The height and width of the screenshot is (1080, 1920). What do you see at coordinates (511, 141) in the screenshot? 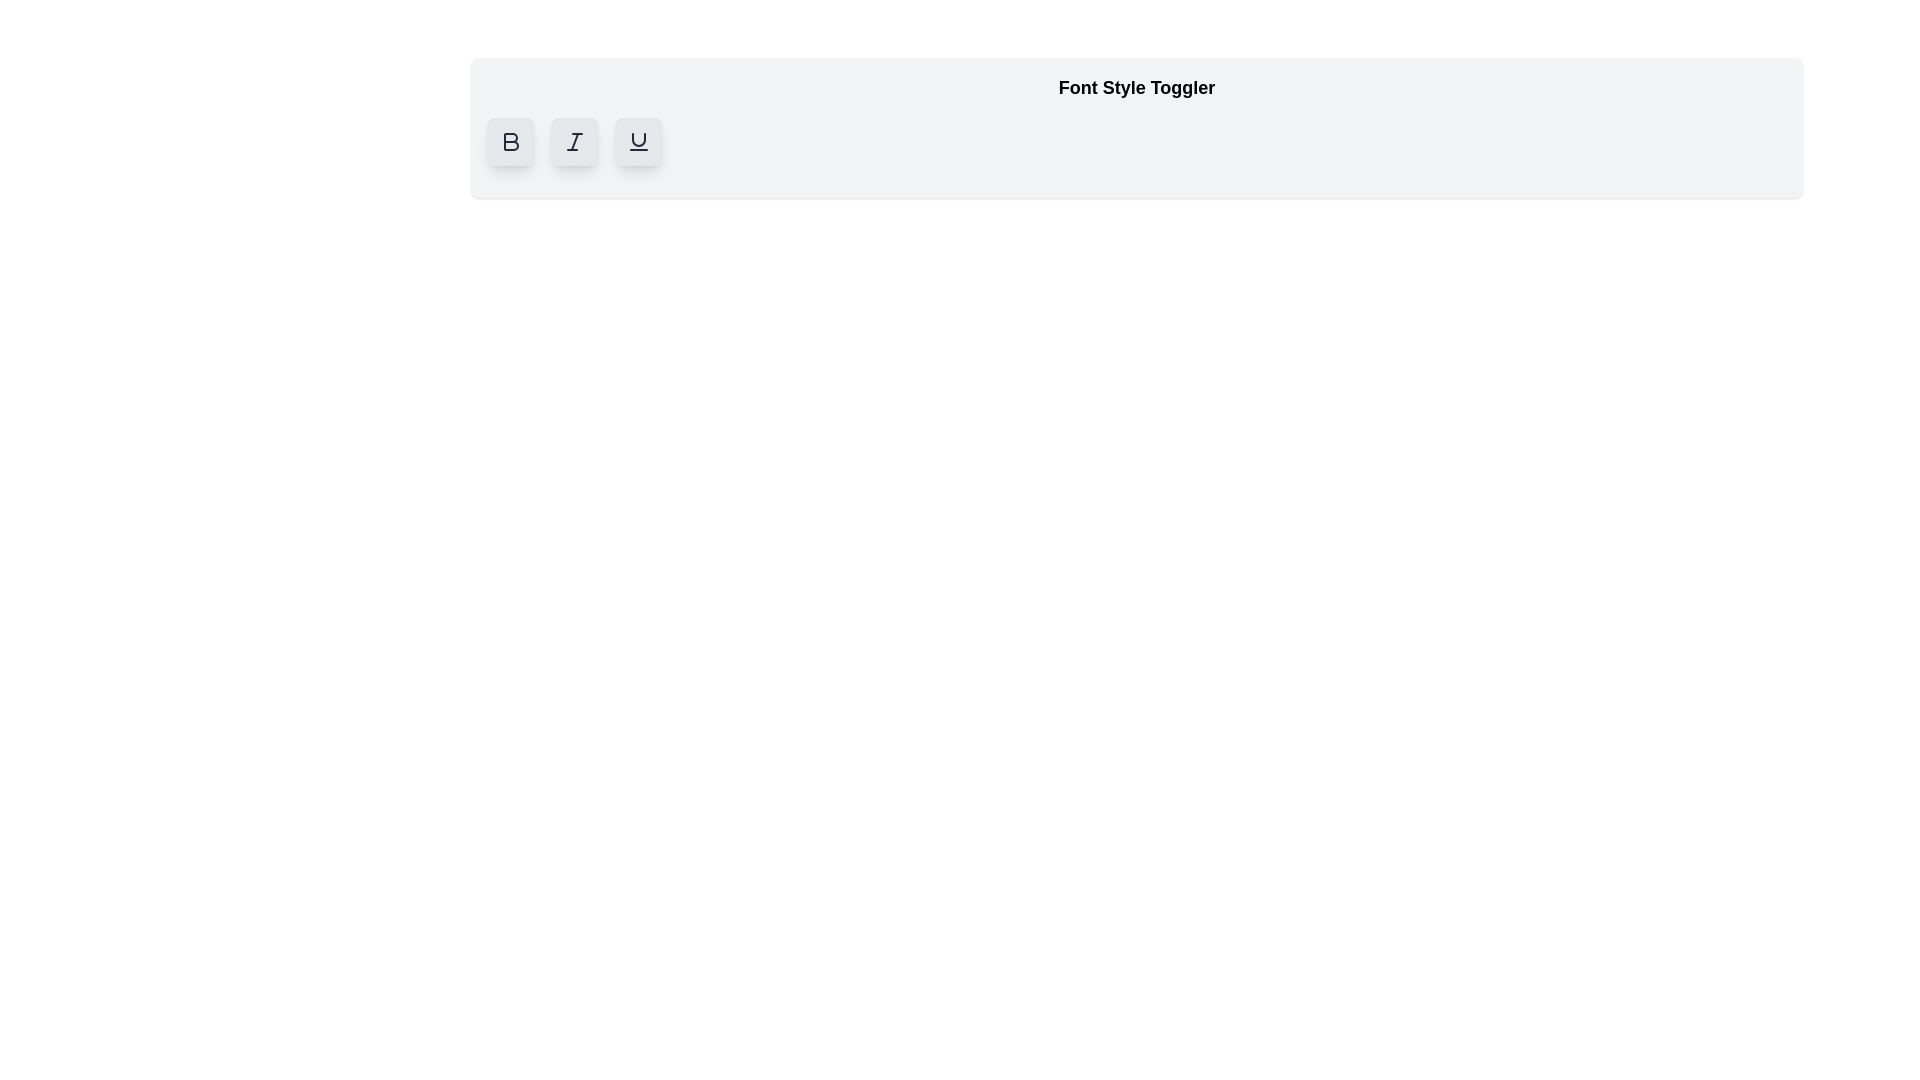
I see `the Bold icon button` at bounding box center [511, 141].